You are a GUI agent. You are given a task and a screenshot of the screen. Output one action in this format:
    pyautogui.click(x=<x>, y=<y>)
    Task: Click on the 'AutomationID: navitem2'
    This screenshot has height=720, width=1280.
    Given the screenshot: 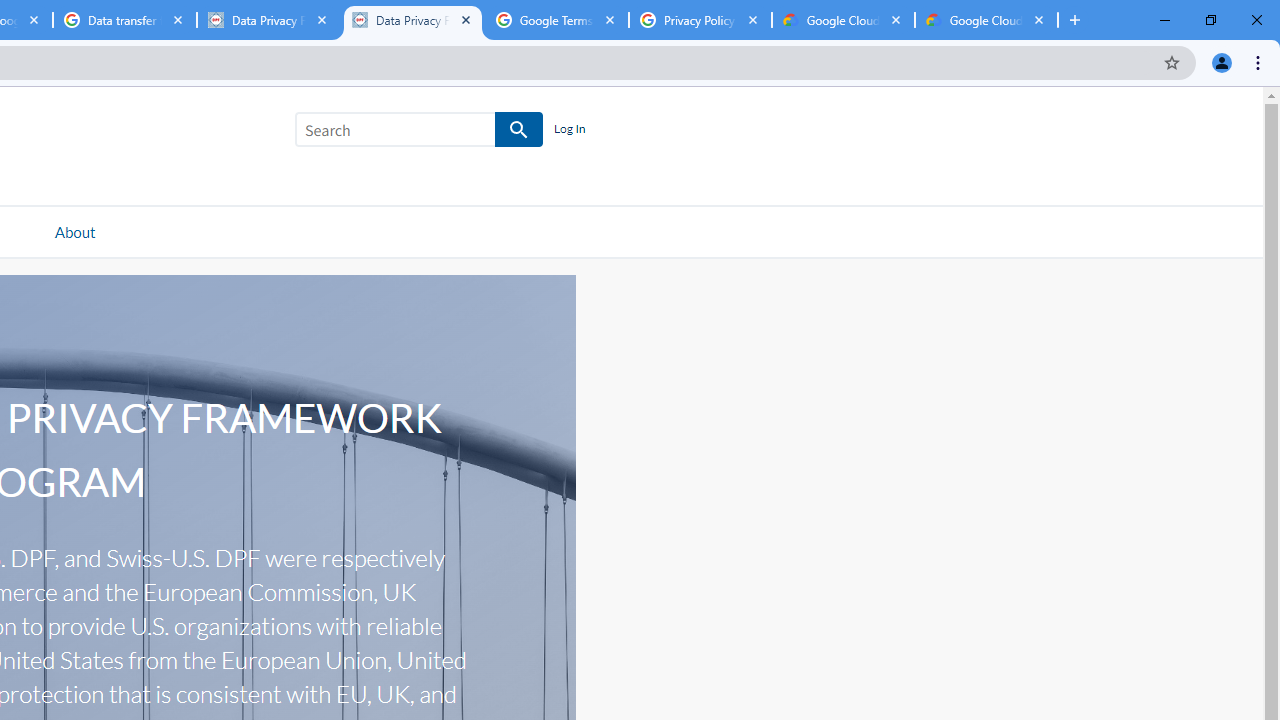 What is the action you would take?
    pyautogui.click(x=74, y=230)
    